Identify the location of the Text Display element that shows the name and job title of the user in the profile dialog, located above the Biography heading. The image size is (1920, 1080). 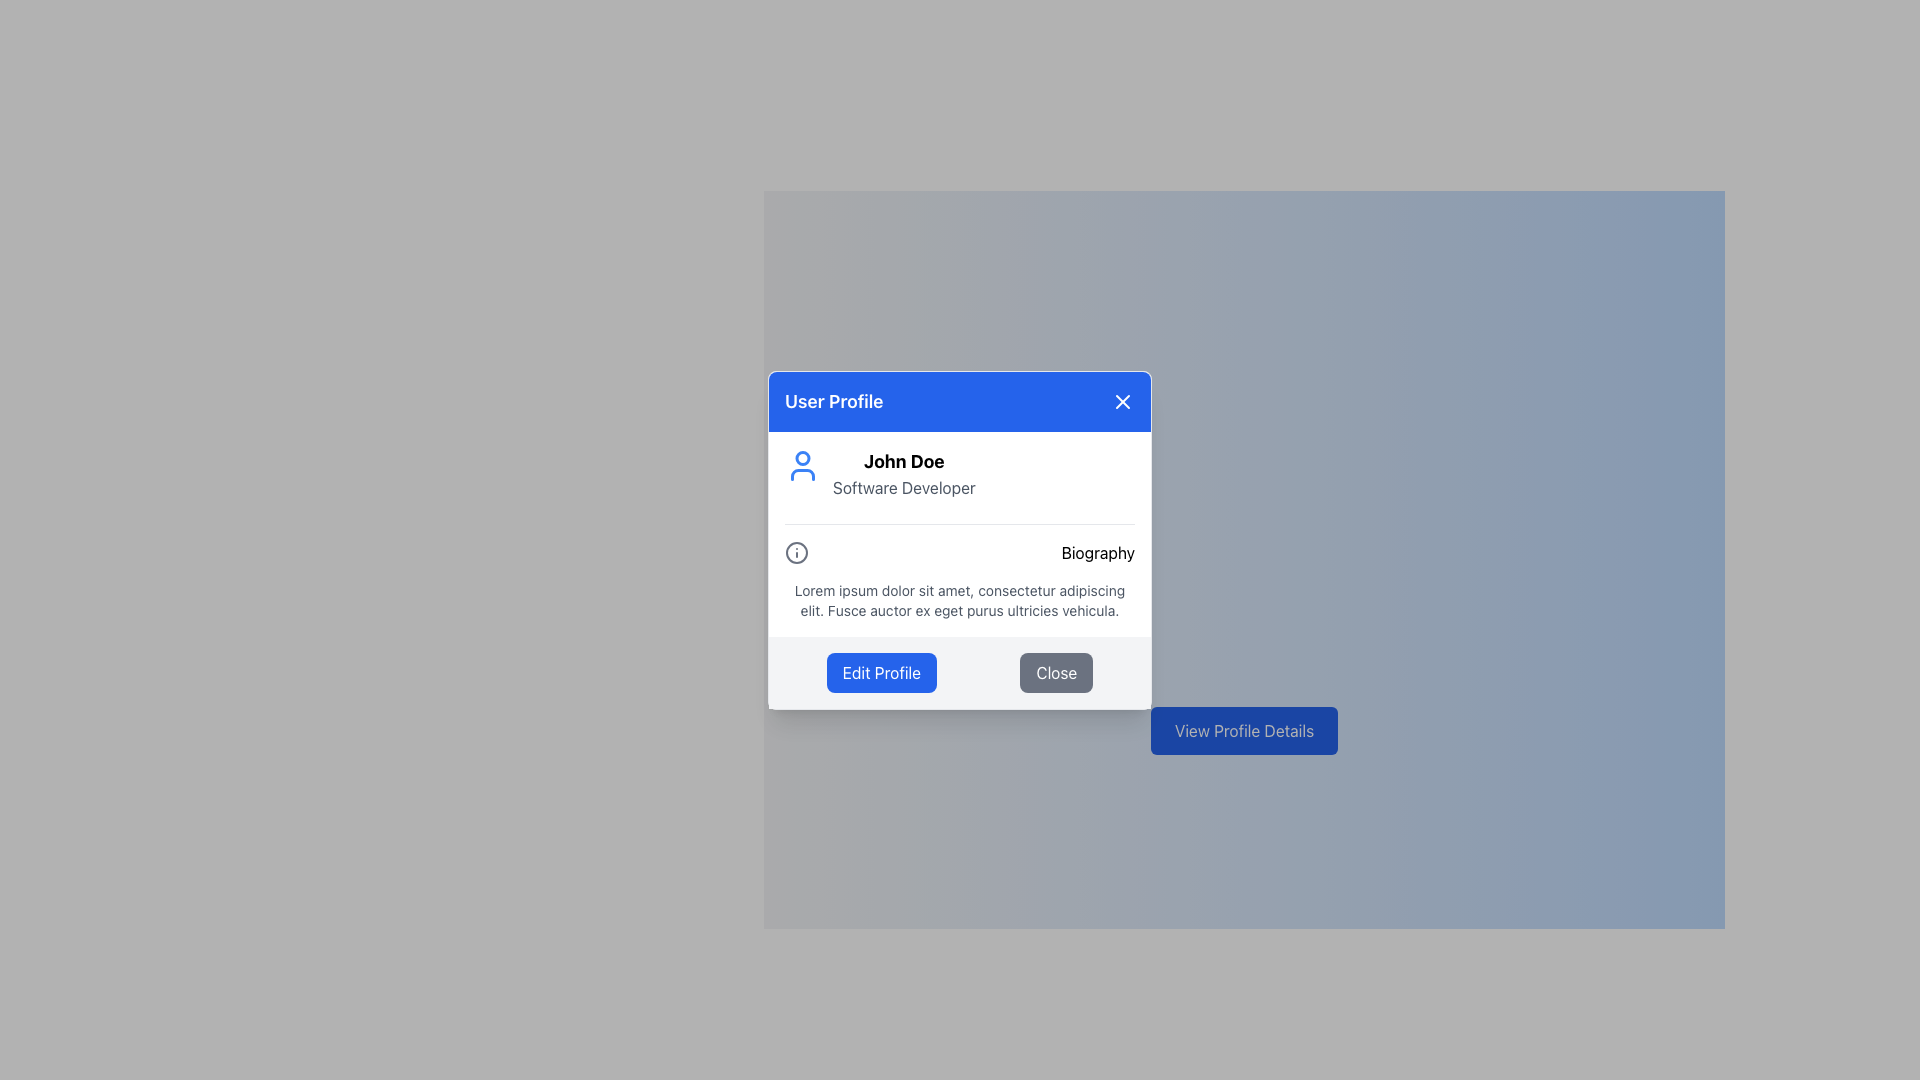
(903, 473).